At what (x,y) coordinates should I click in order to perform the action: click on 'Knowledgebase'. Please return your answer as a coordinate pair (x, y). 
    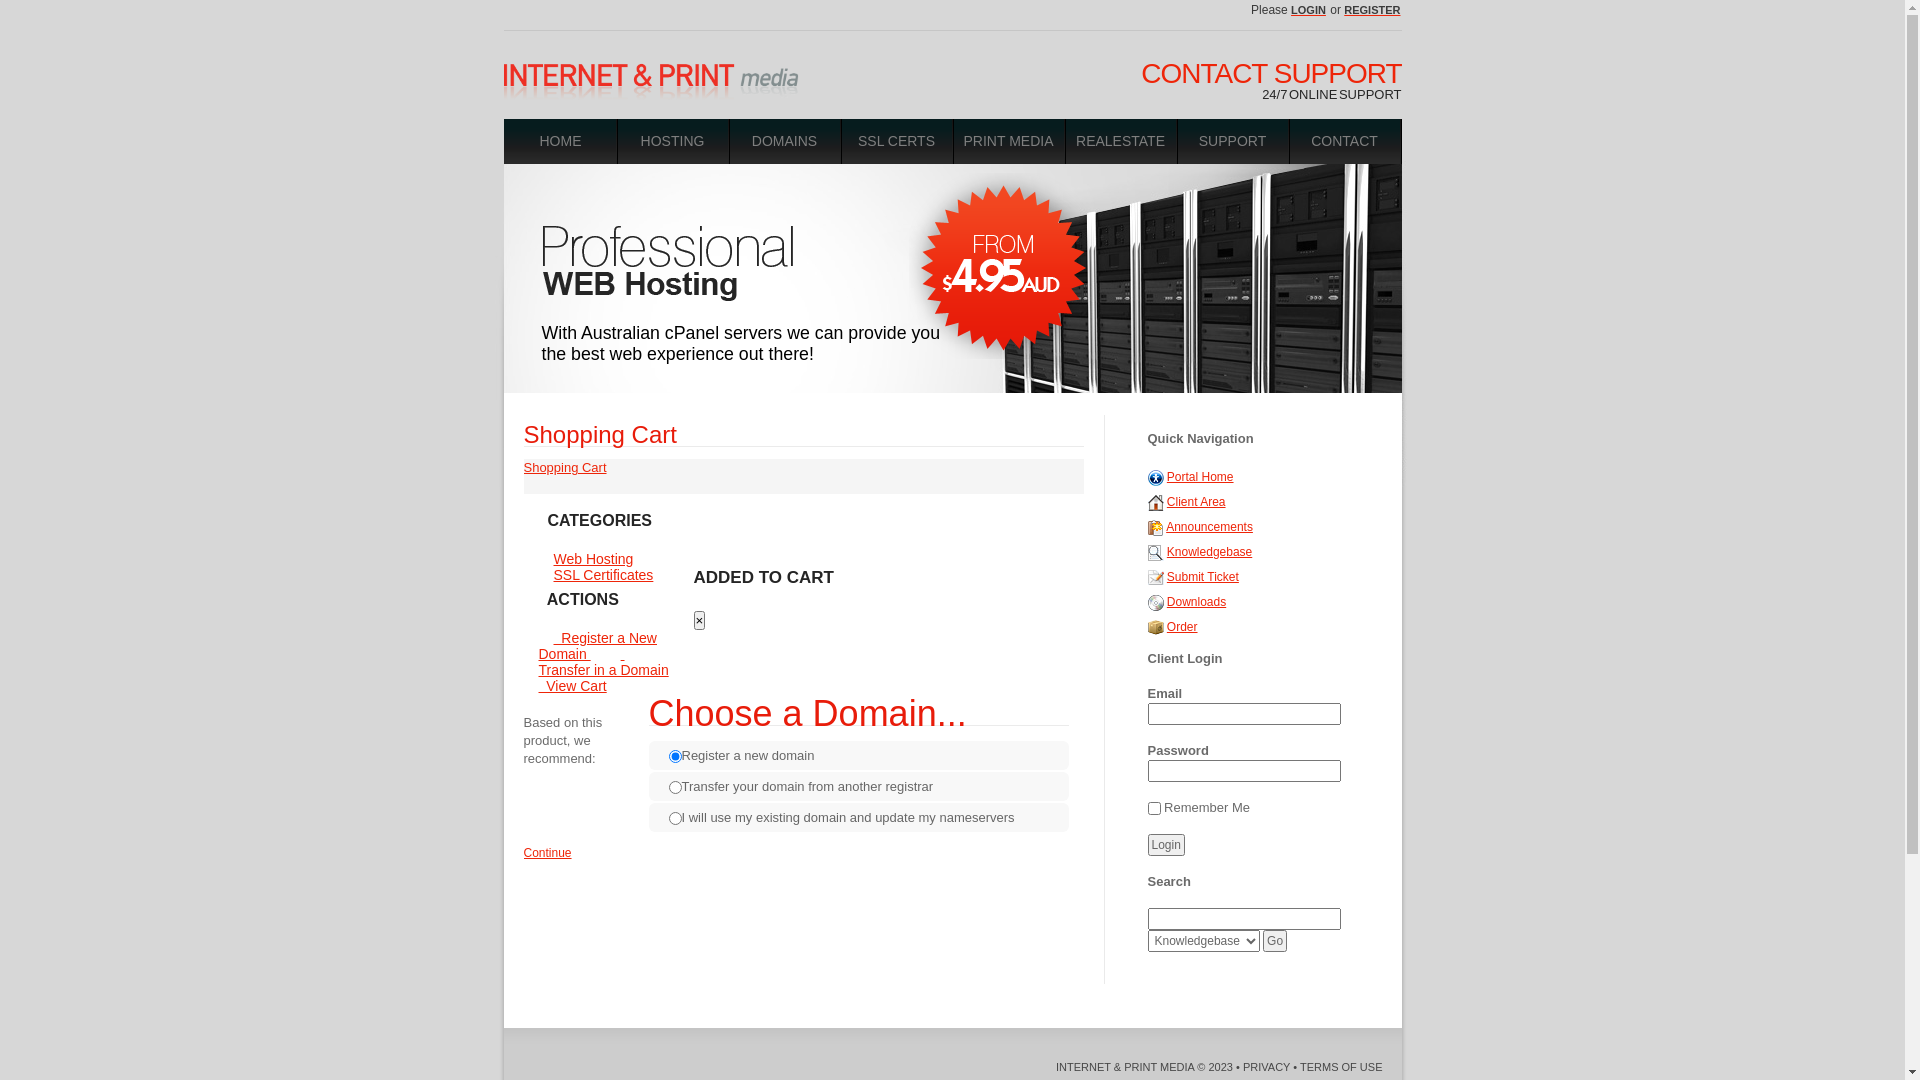
    Looking at the image, I should click on (1156, 551).